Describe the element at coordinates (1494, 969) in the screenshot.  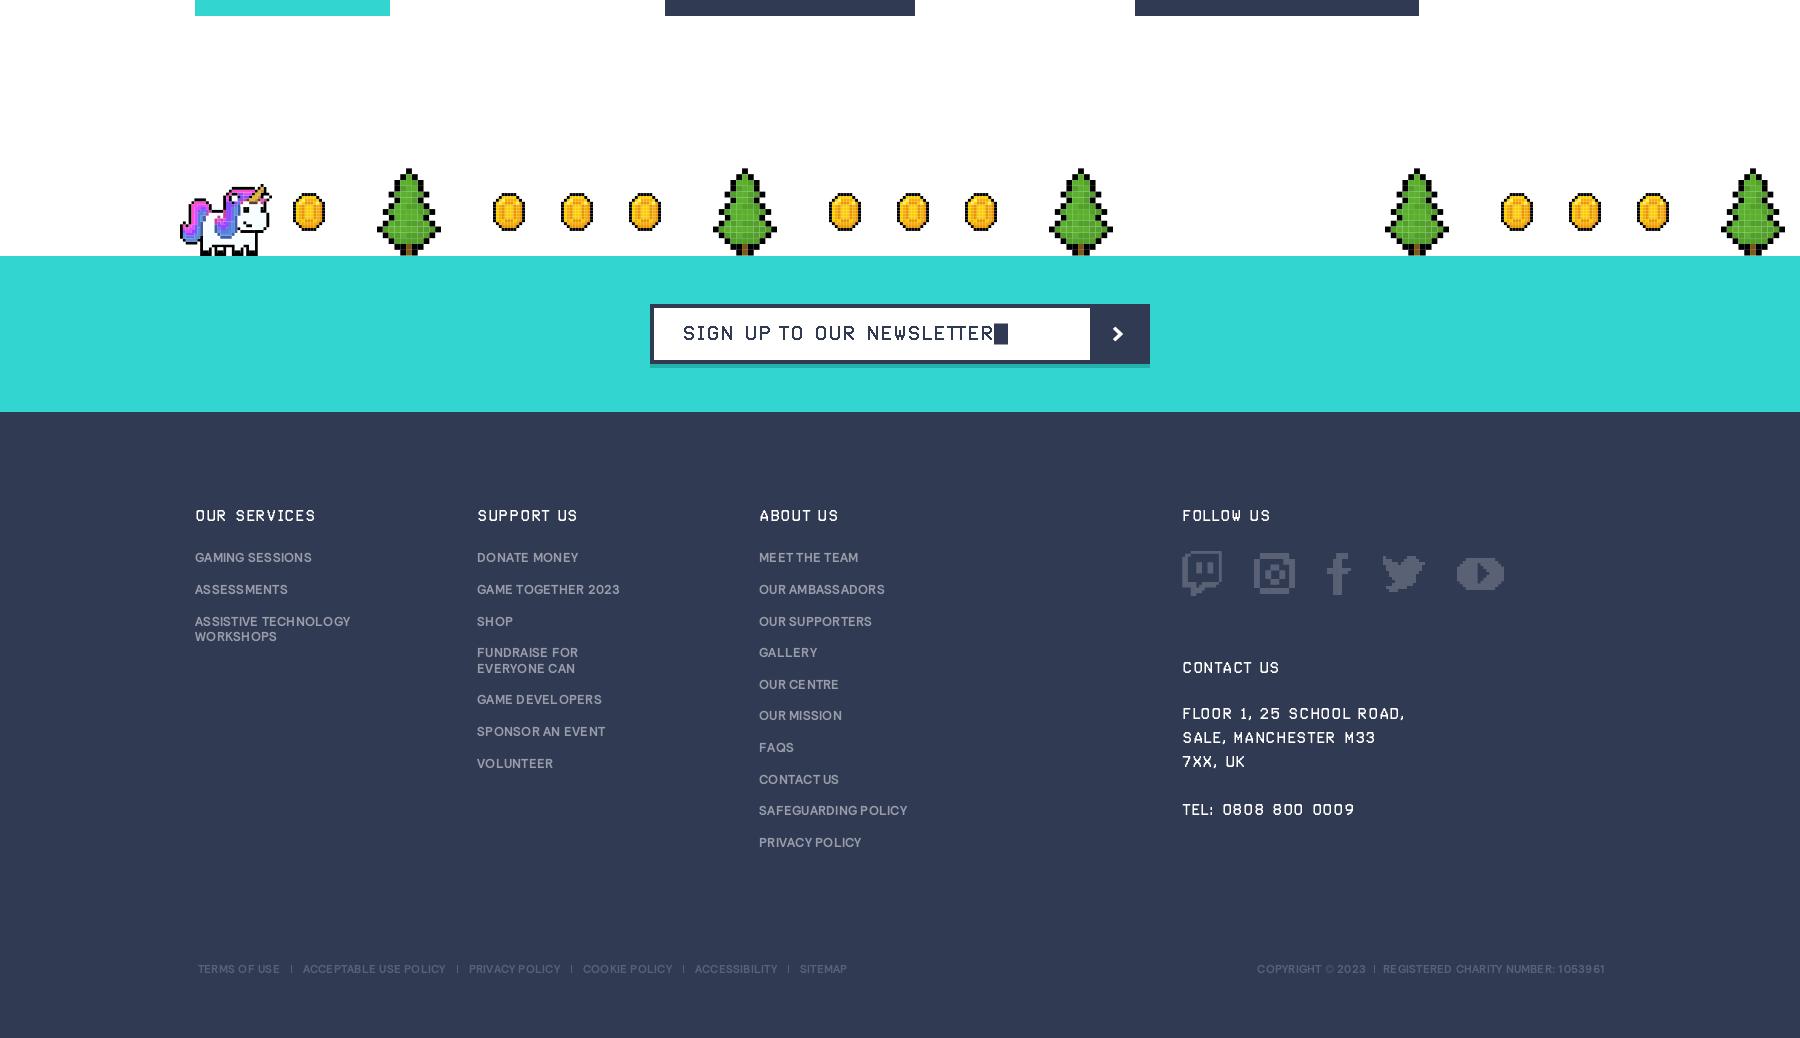
I see `'Registered Charity Number: 1053961'` at that location.